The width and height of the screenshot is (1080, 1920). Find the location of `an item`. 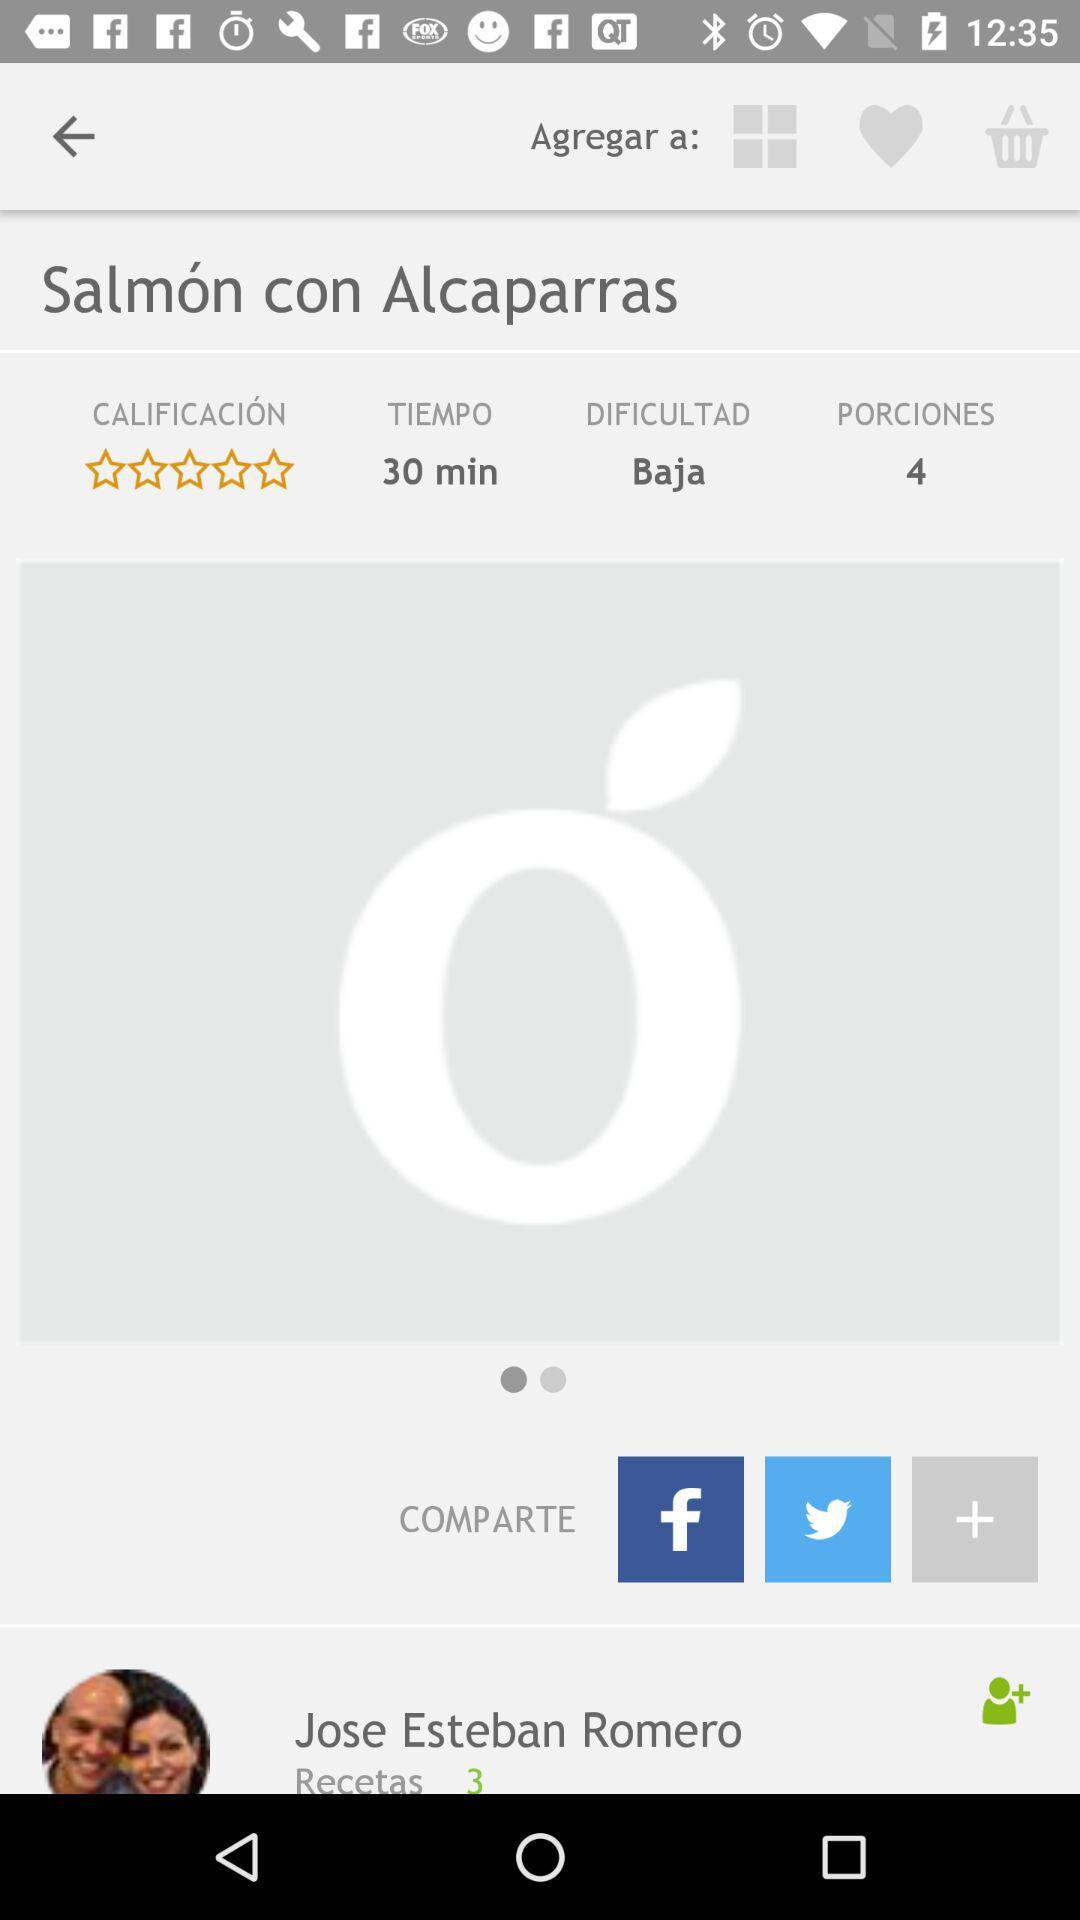

an item is located at coordinates (974, 1519).